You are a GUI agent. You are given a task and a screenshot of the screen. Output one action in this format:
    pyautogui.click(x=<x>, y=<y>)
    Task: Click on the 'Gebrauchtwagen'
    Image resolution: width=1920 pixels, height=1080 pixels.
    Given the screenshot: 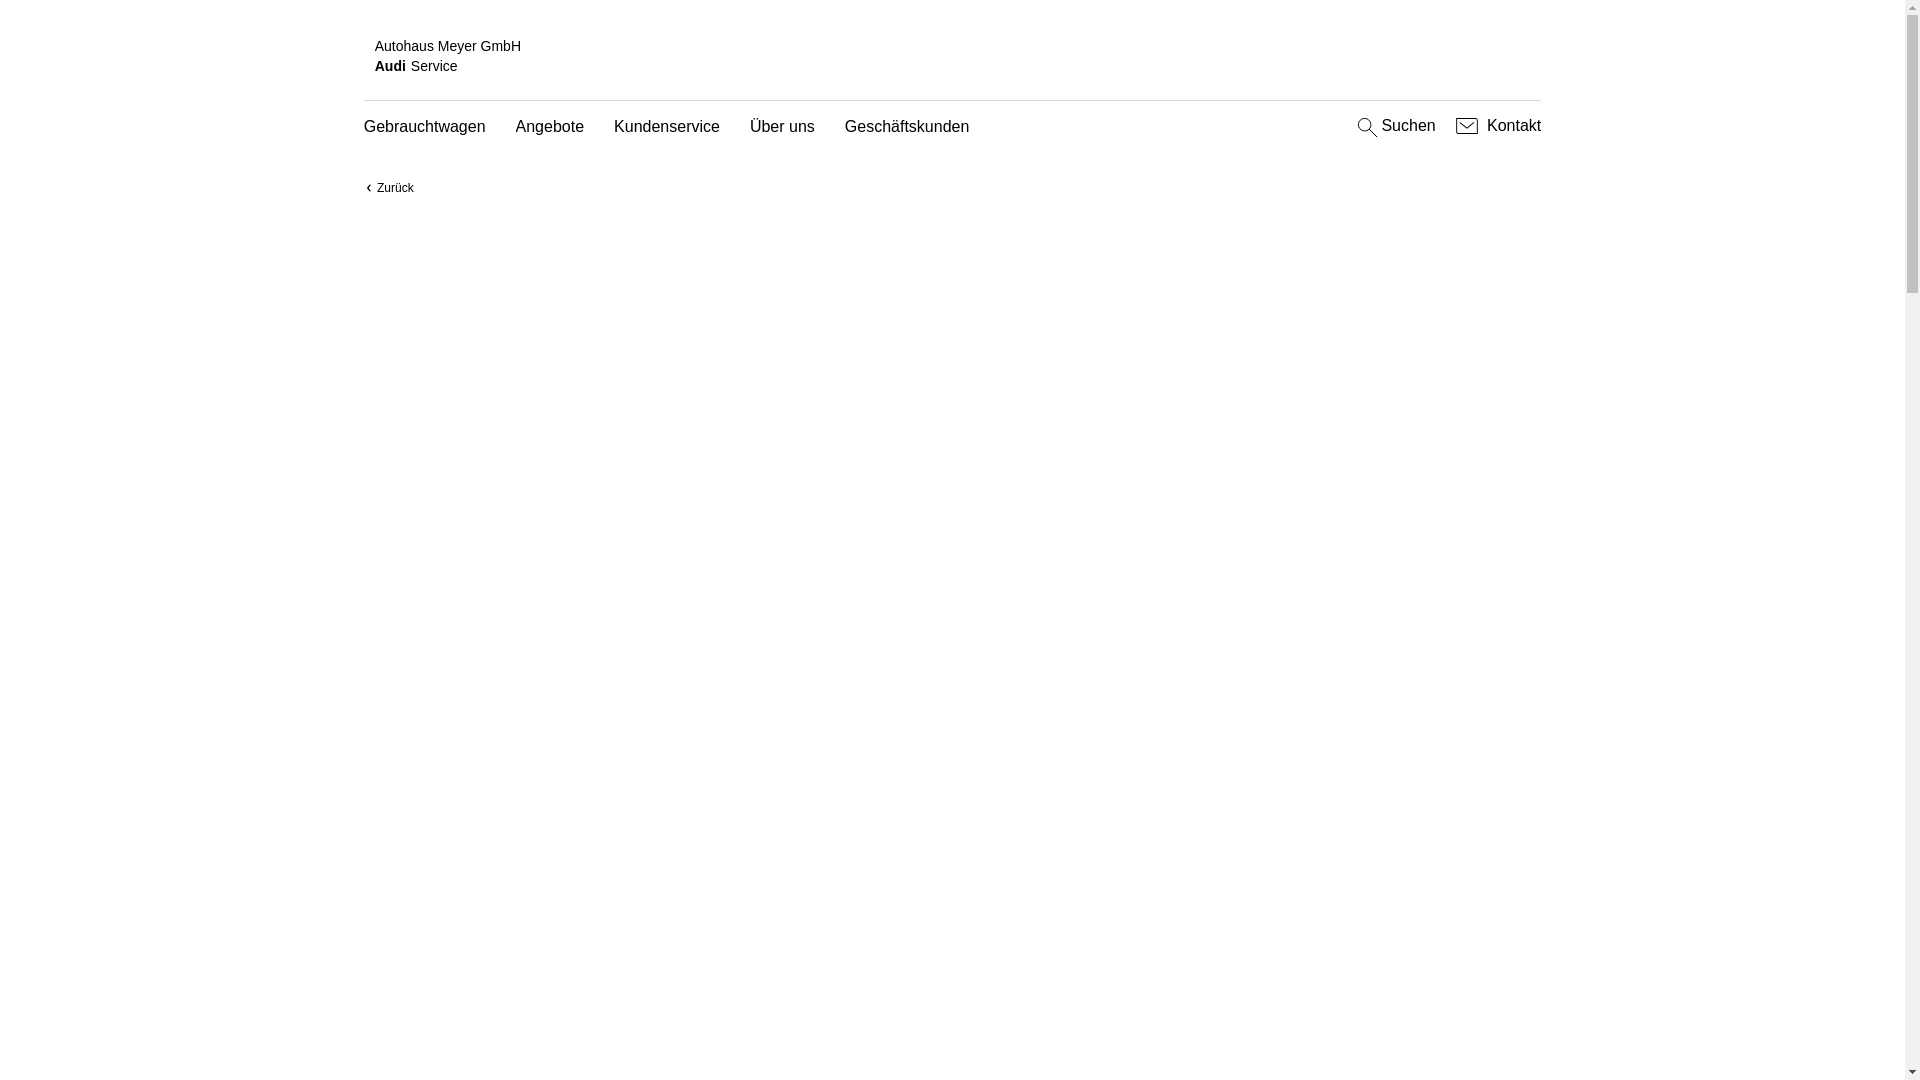 What is the action you would take?
    pyautogui.click(x=424, y=127)
    